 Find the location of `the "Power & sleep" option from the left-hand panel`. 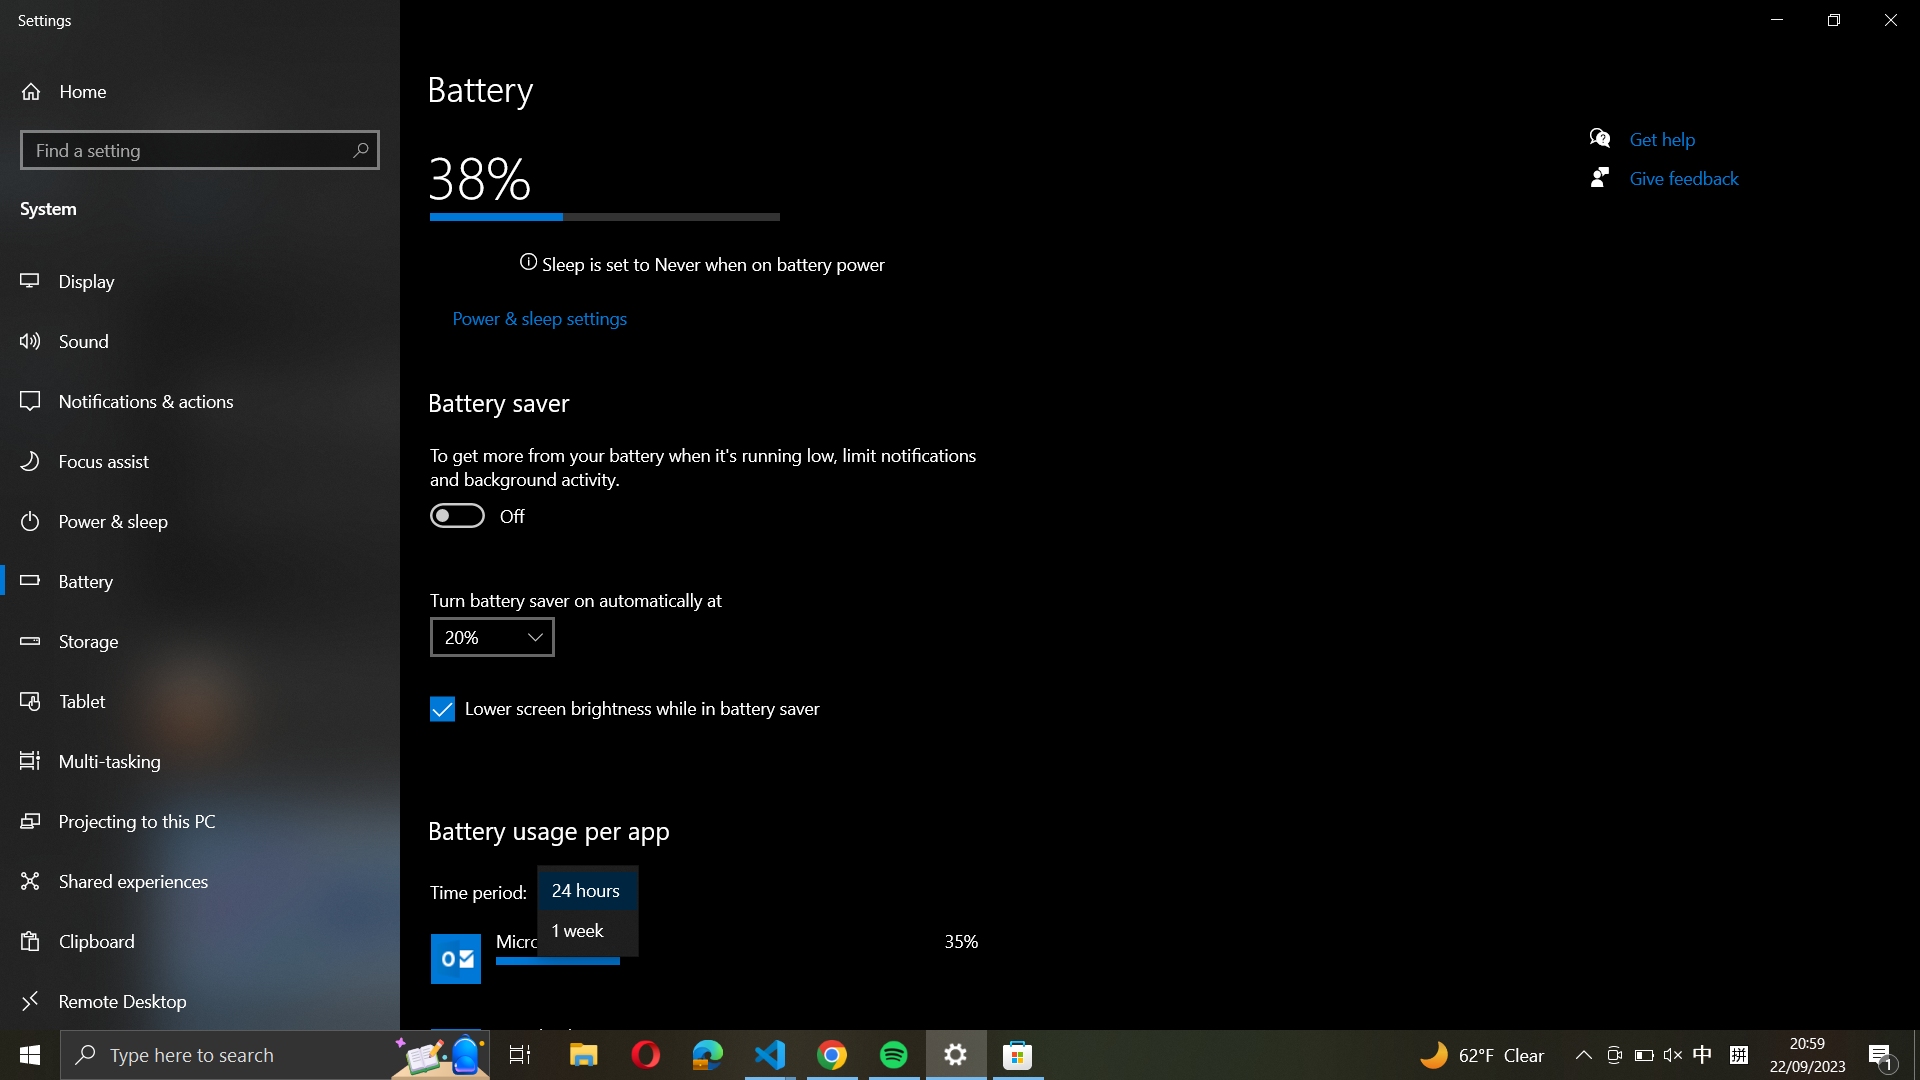

the "Power & sleep" option from the left-hand panel is located at coordinates (537, 319).